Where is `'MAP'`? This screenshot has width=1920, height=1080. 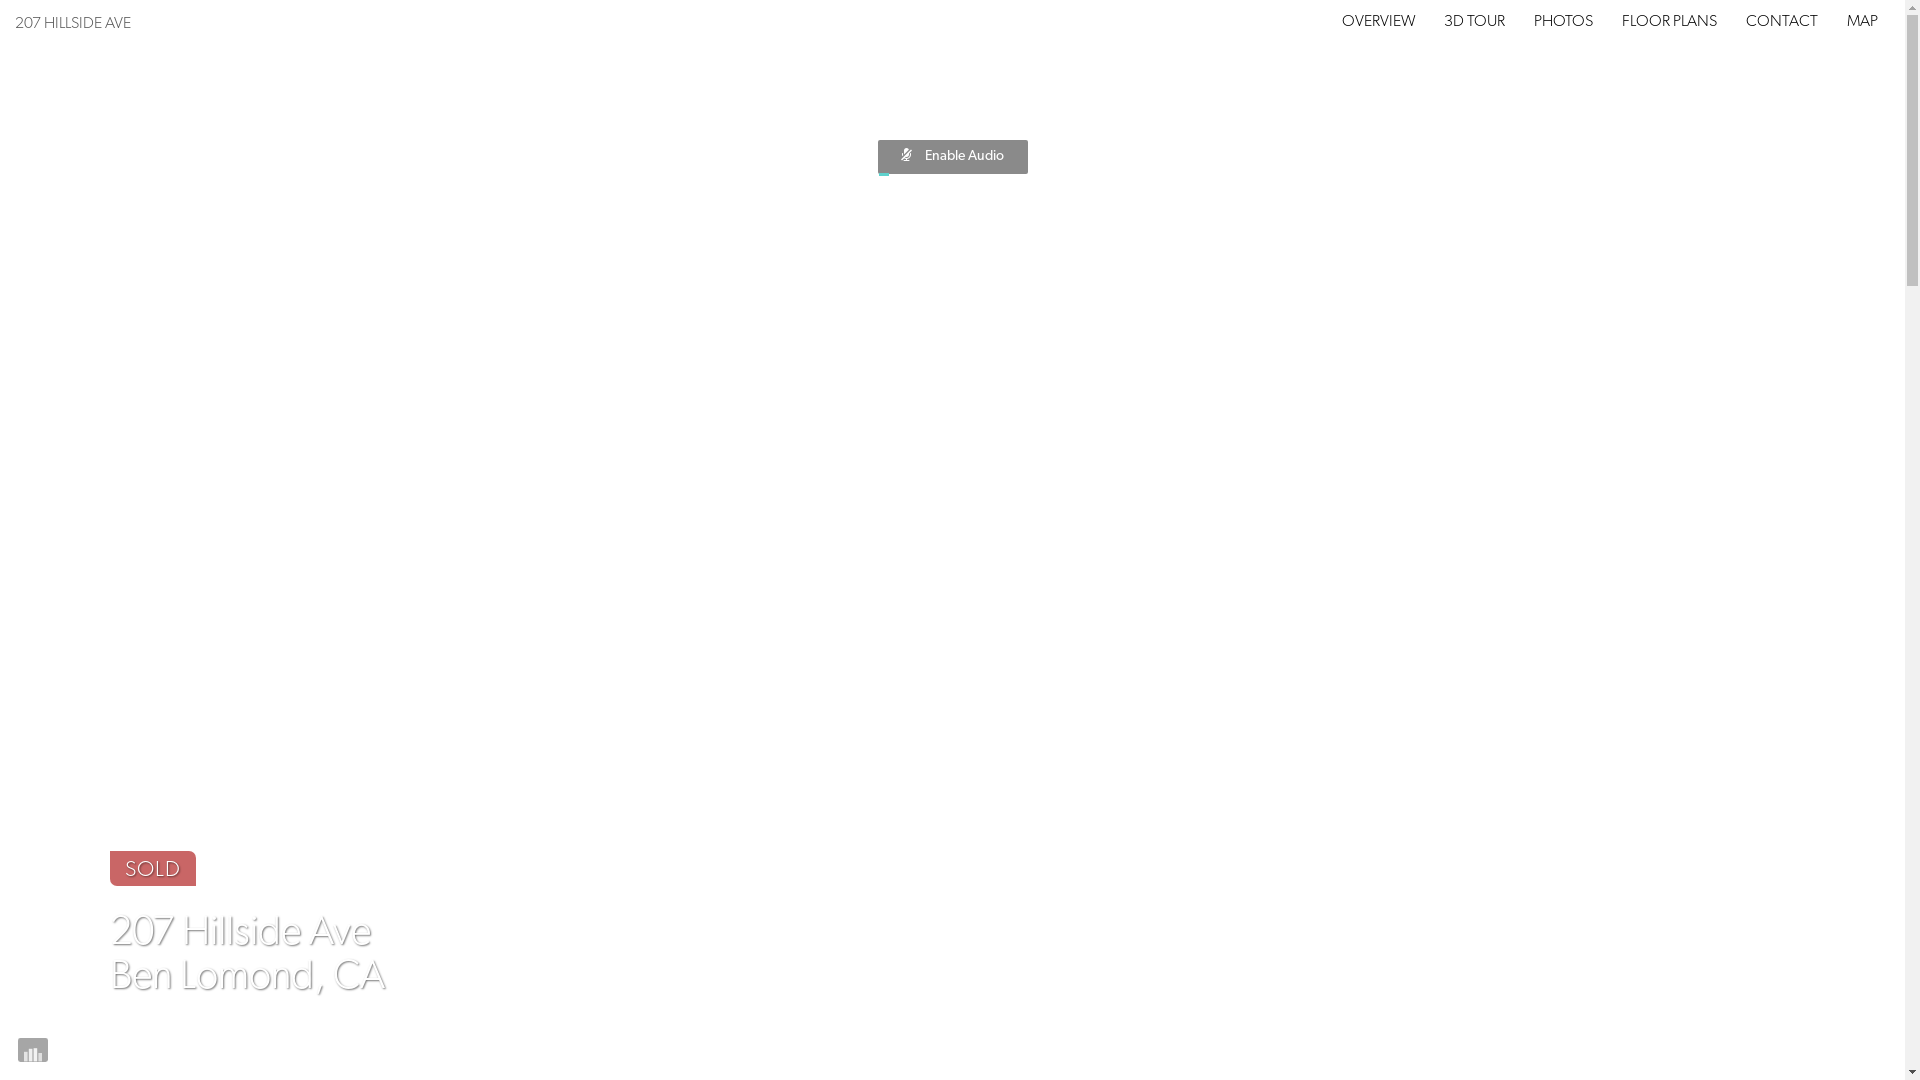
'MAP' is located at coordinates (1861, 22).